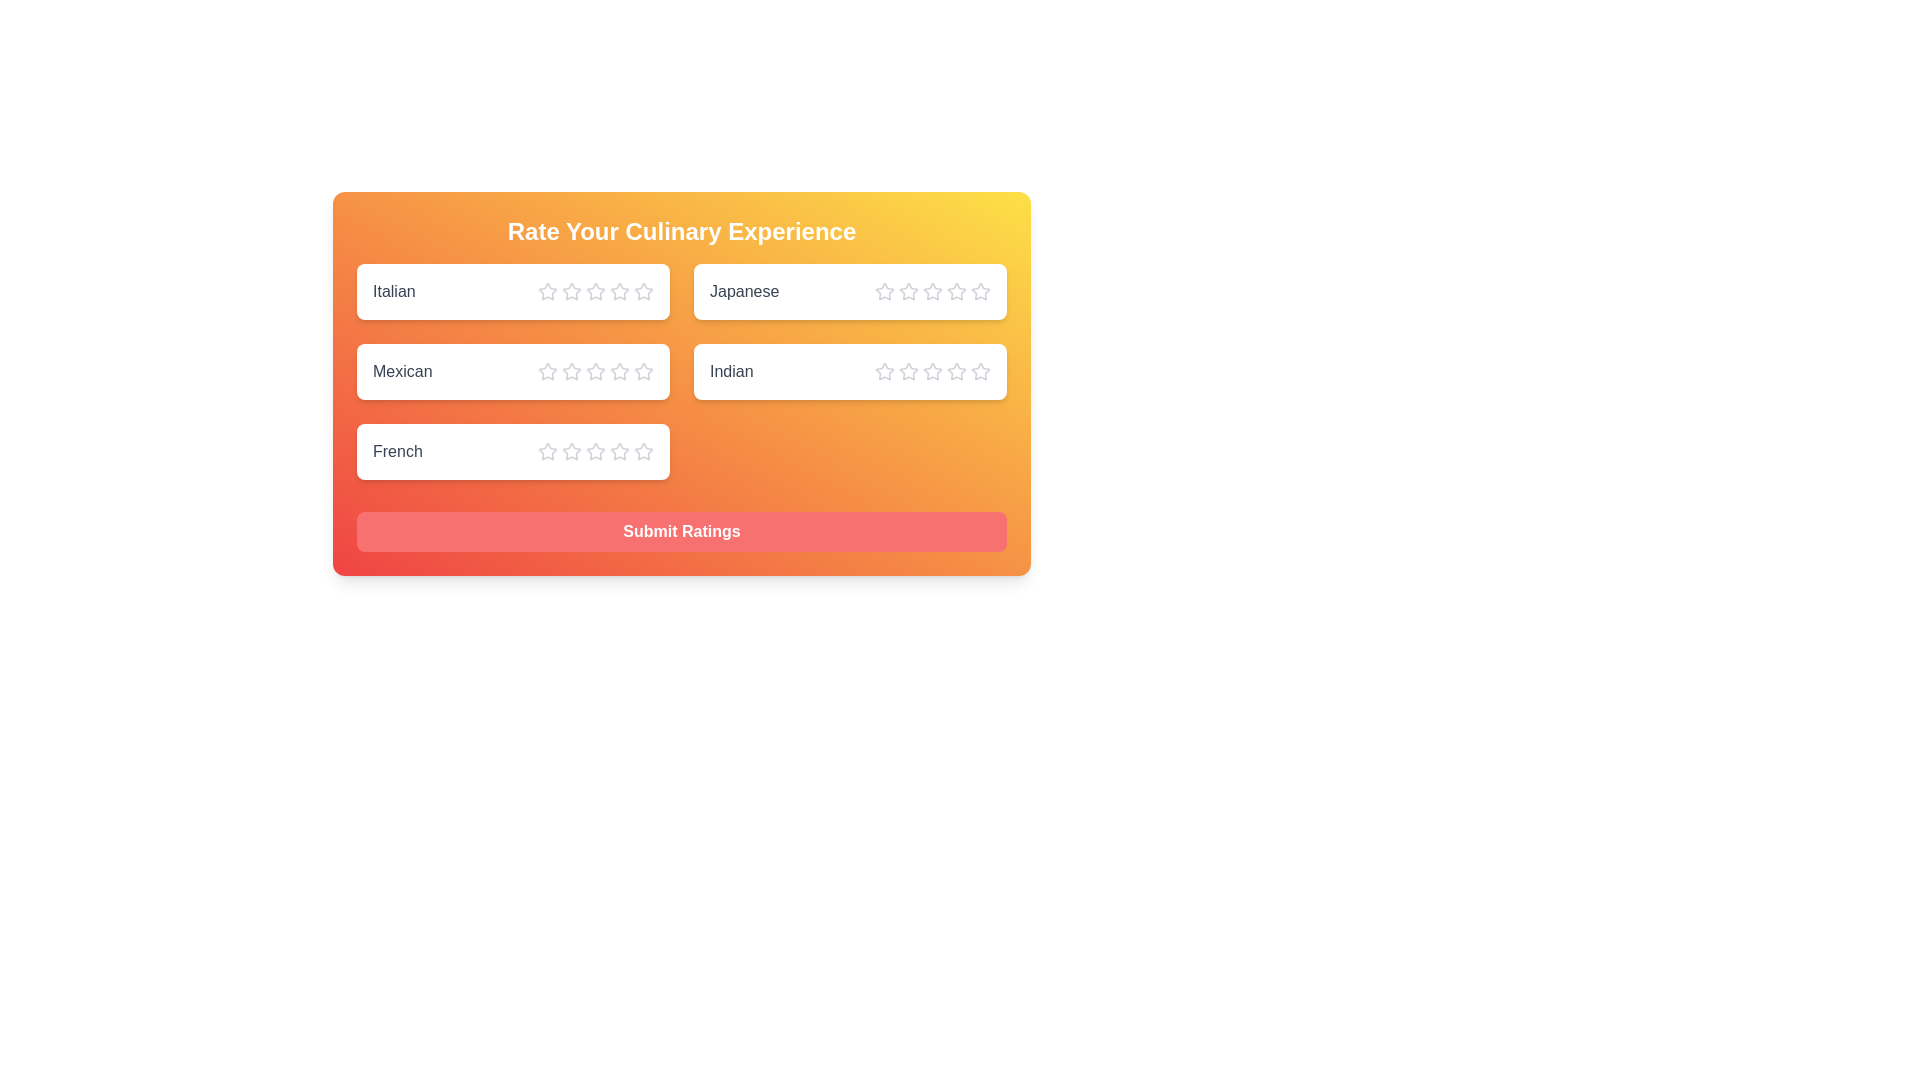 The height and width of the screenshot is (1080, 1920). What do you see at coordinates (955, 292) in the screenshot?
I see `the star corresponding to the rating 4 for the cuisine Japanese` at bounding box center [955, 292].